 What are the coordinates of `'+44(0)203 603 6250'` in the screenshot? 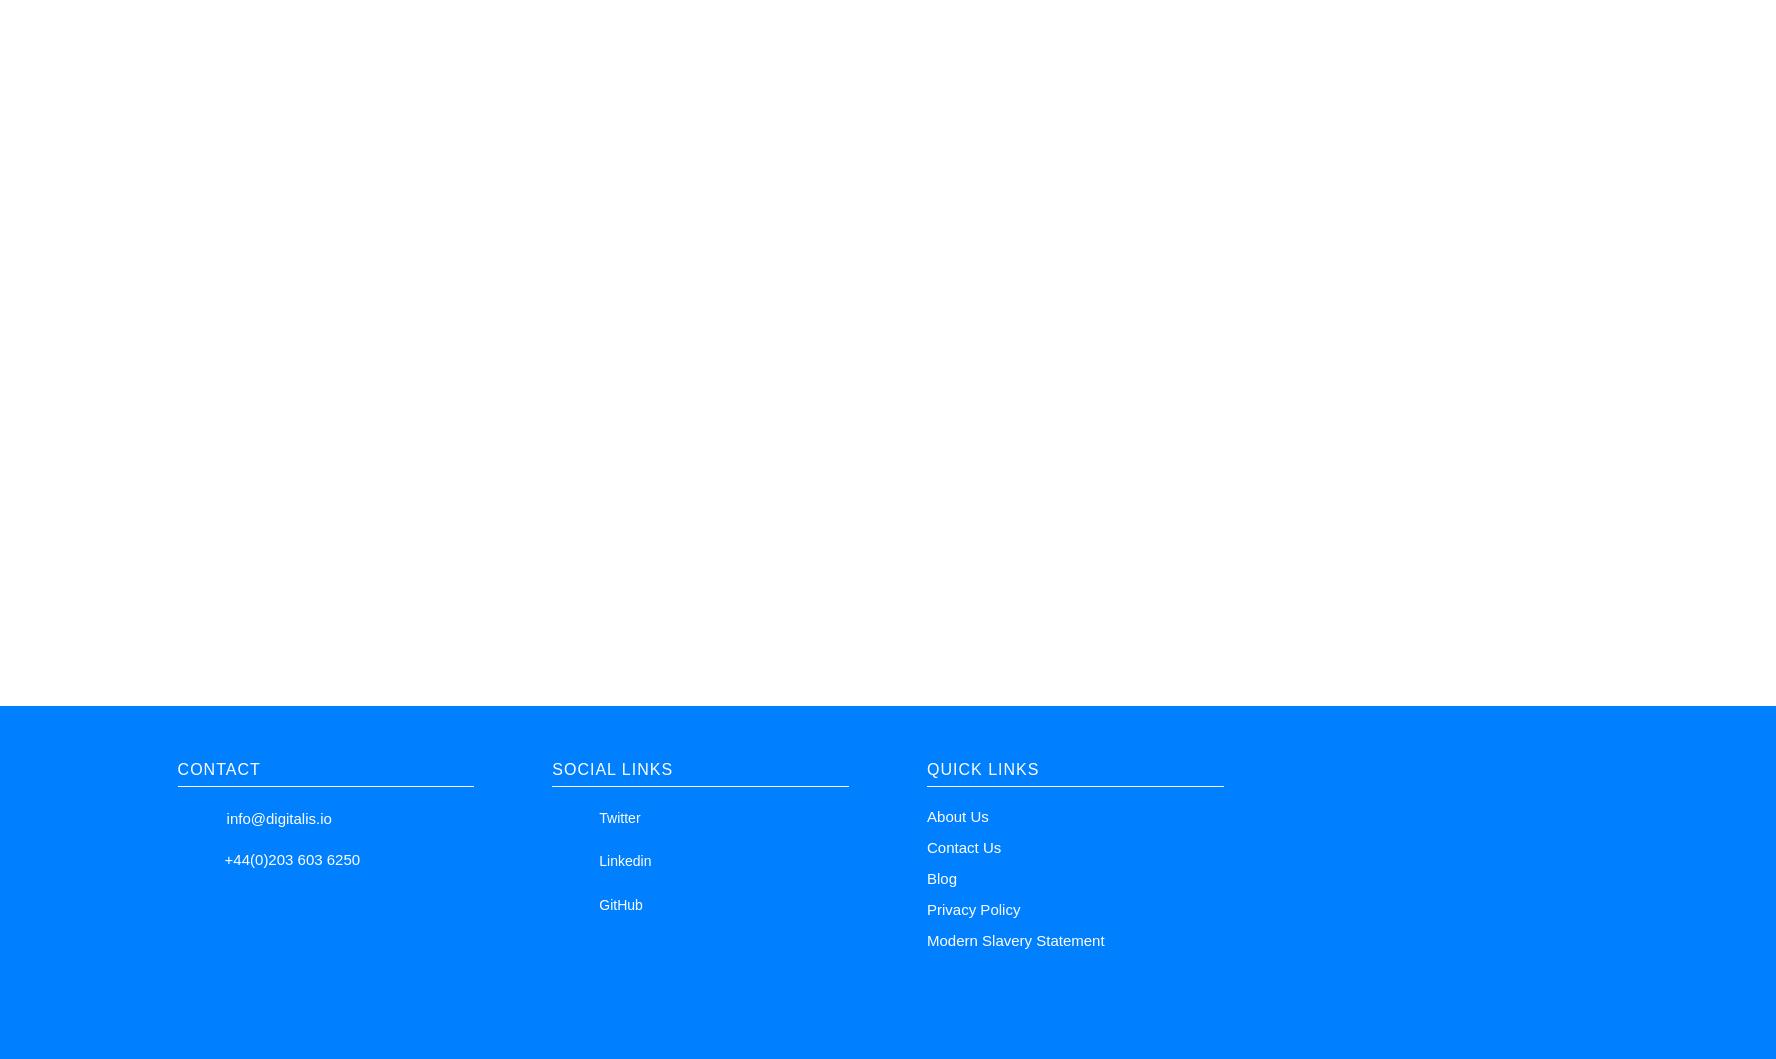 It's located at (291, 858).